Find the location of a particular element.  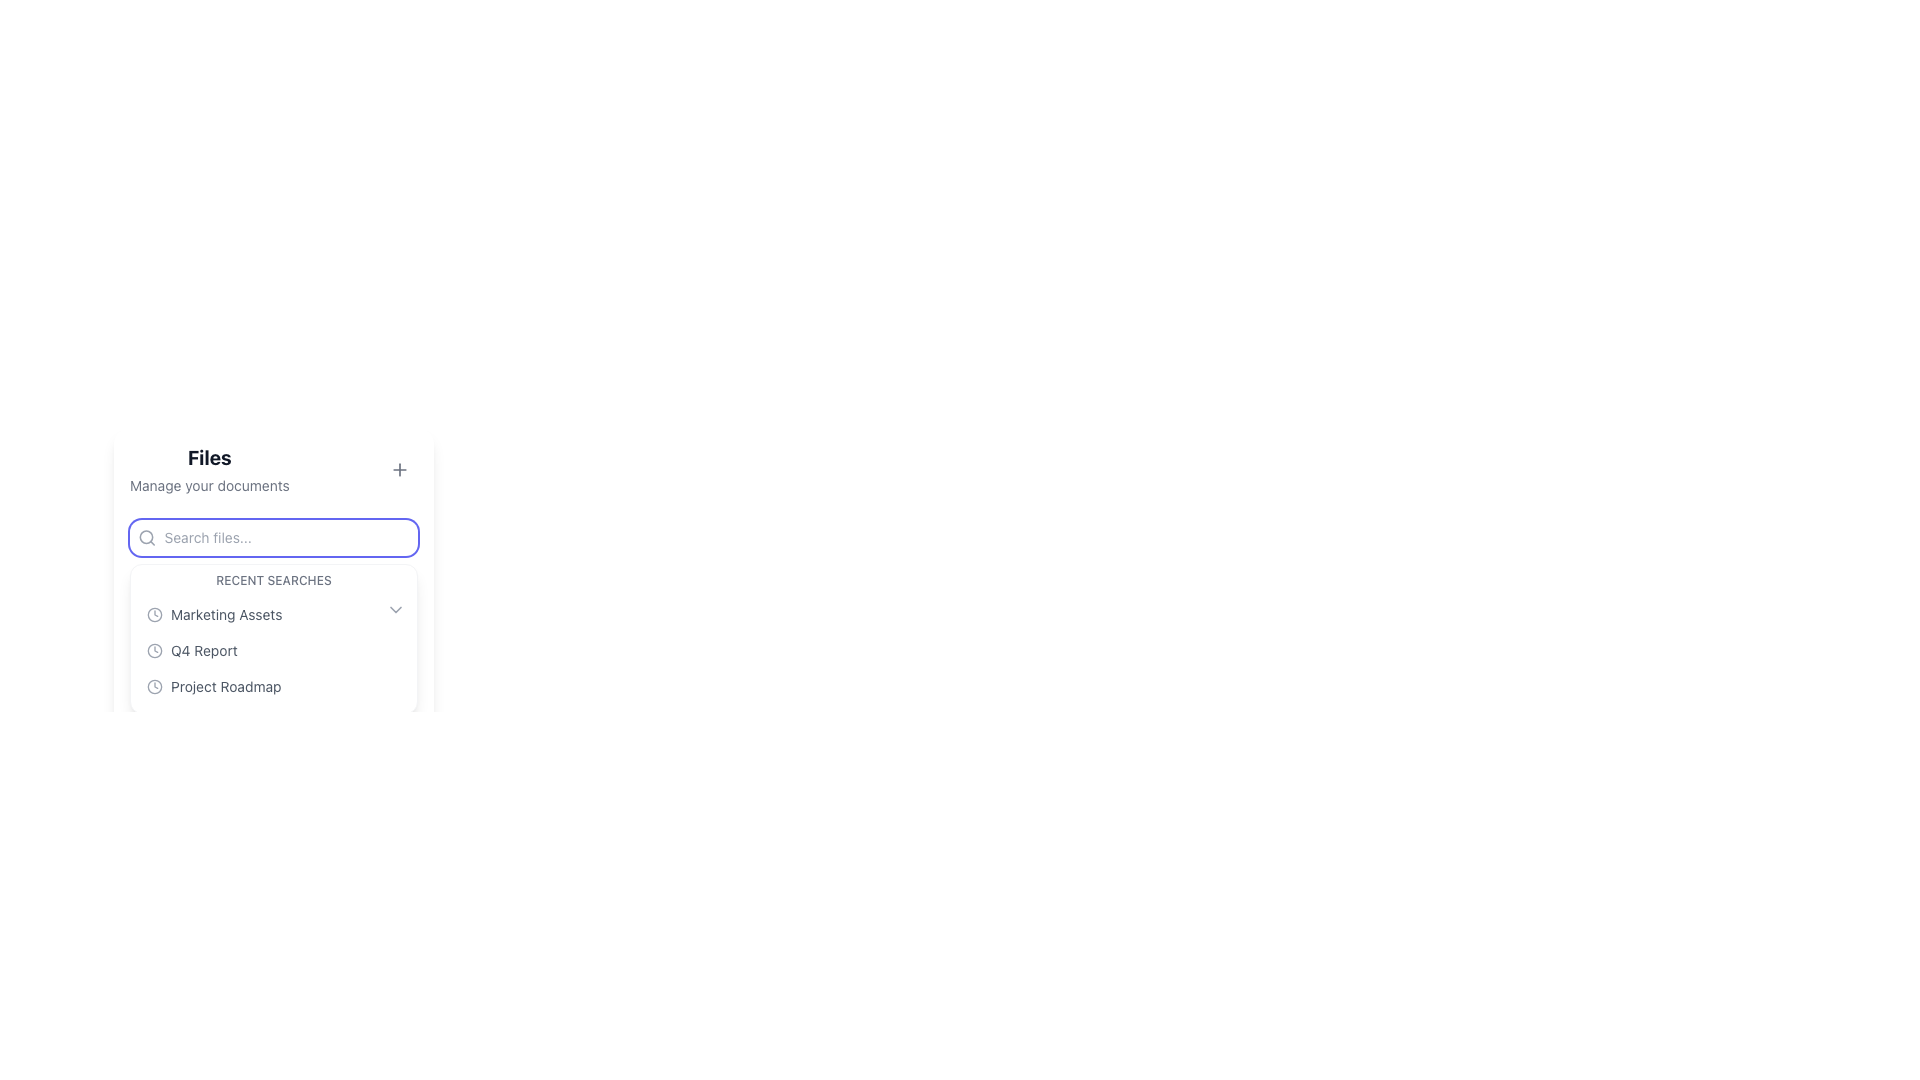

the composite label element titled 'Documents' with the supplementary description '43 items' is located at coordinates (263, 608).